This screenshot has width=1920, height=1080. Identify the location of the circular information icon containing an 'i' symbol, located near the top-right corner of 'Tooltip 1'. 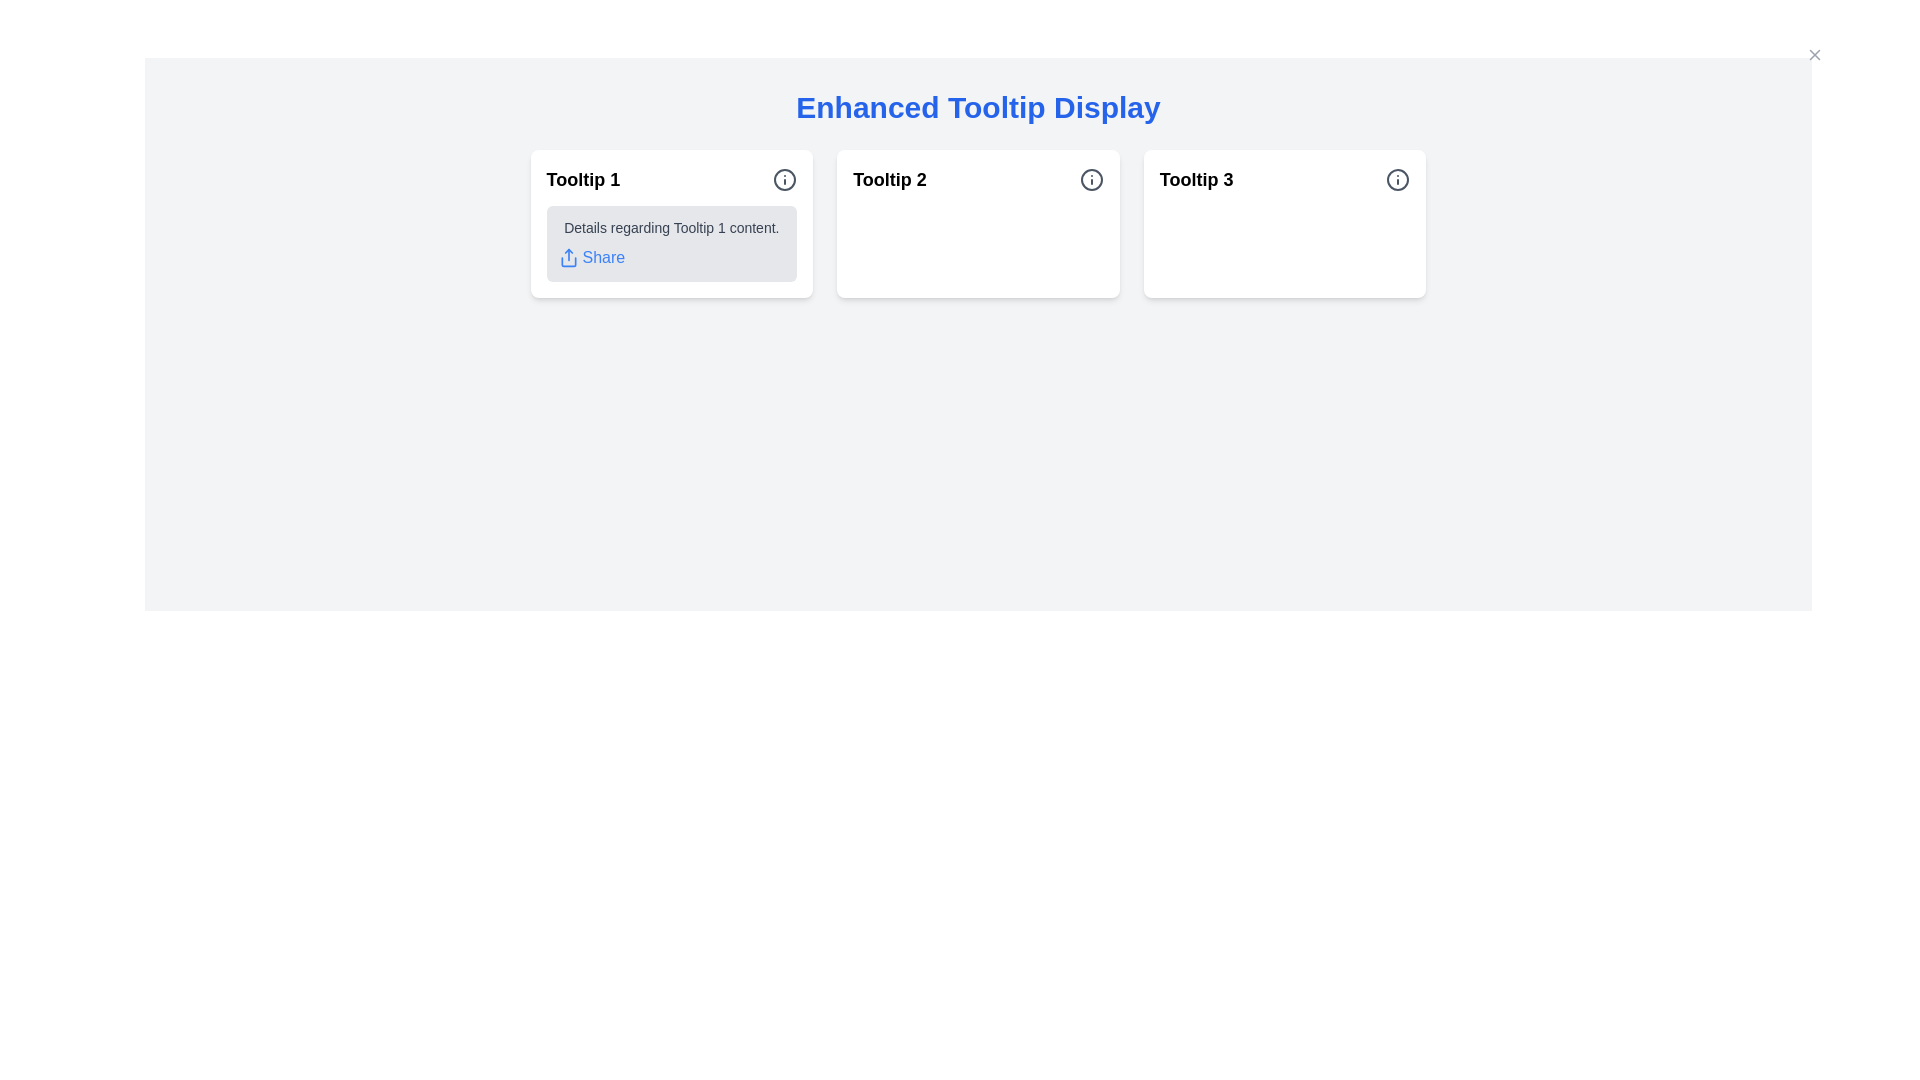
(784, 180).